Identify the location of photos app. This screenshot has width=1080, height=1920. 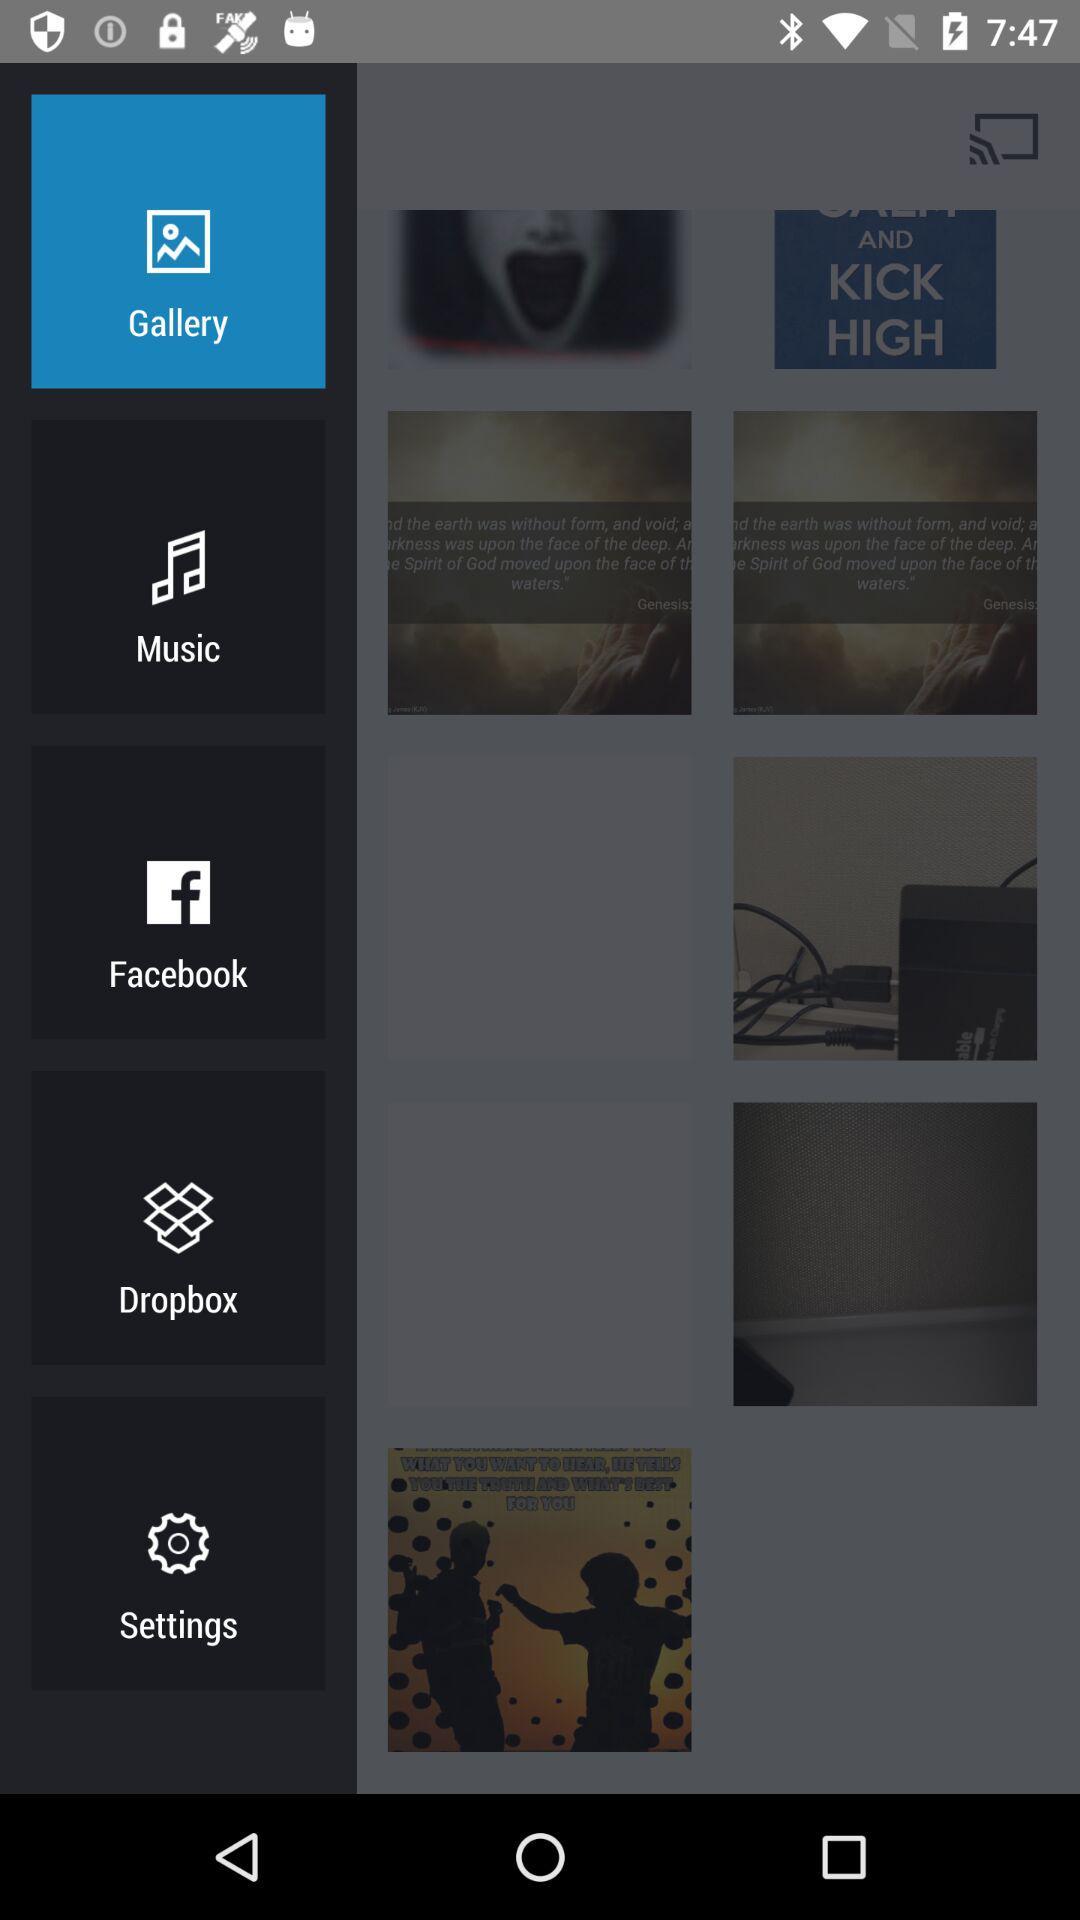
(254, 135).